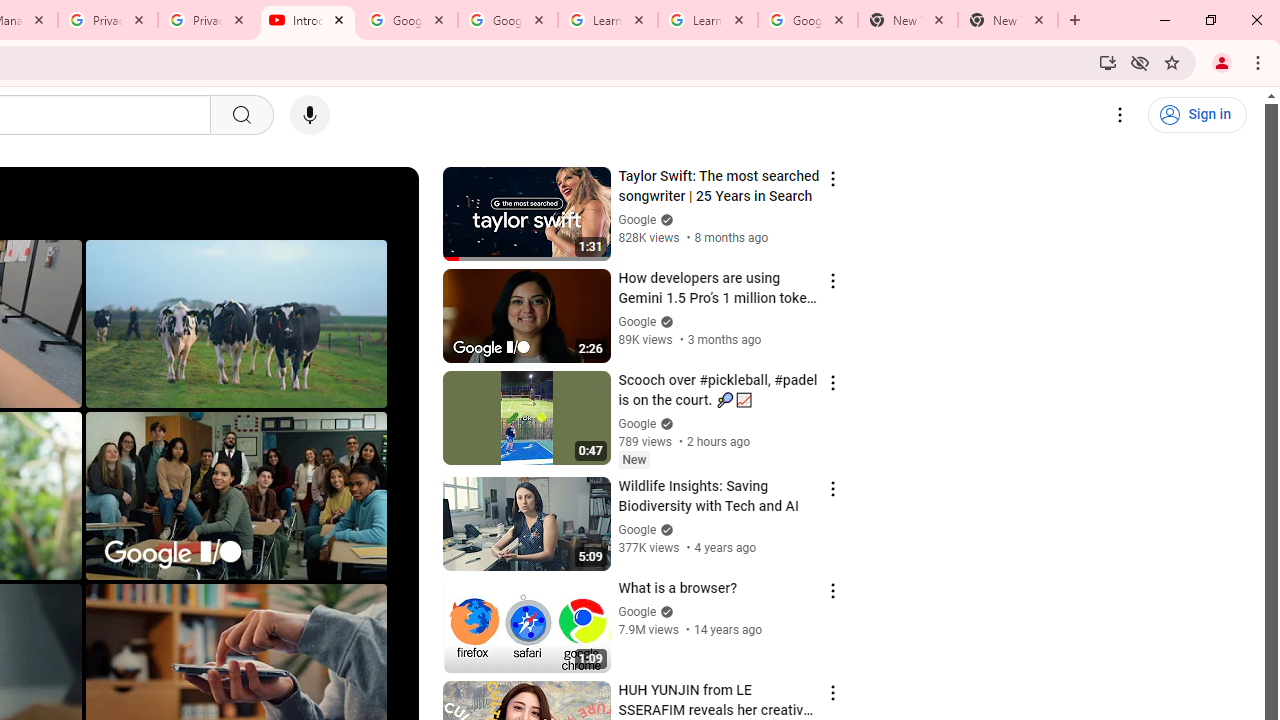 The height and width of the screenshot is (720, 1280). Describe the element at coordinates (307, 20) in the screenshot. I see `'Introduction | Google Privacy Policy - YouTube'` at that location.